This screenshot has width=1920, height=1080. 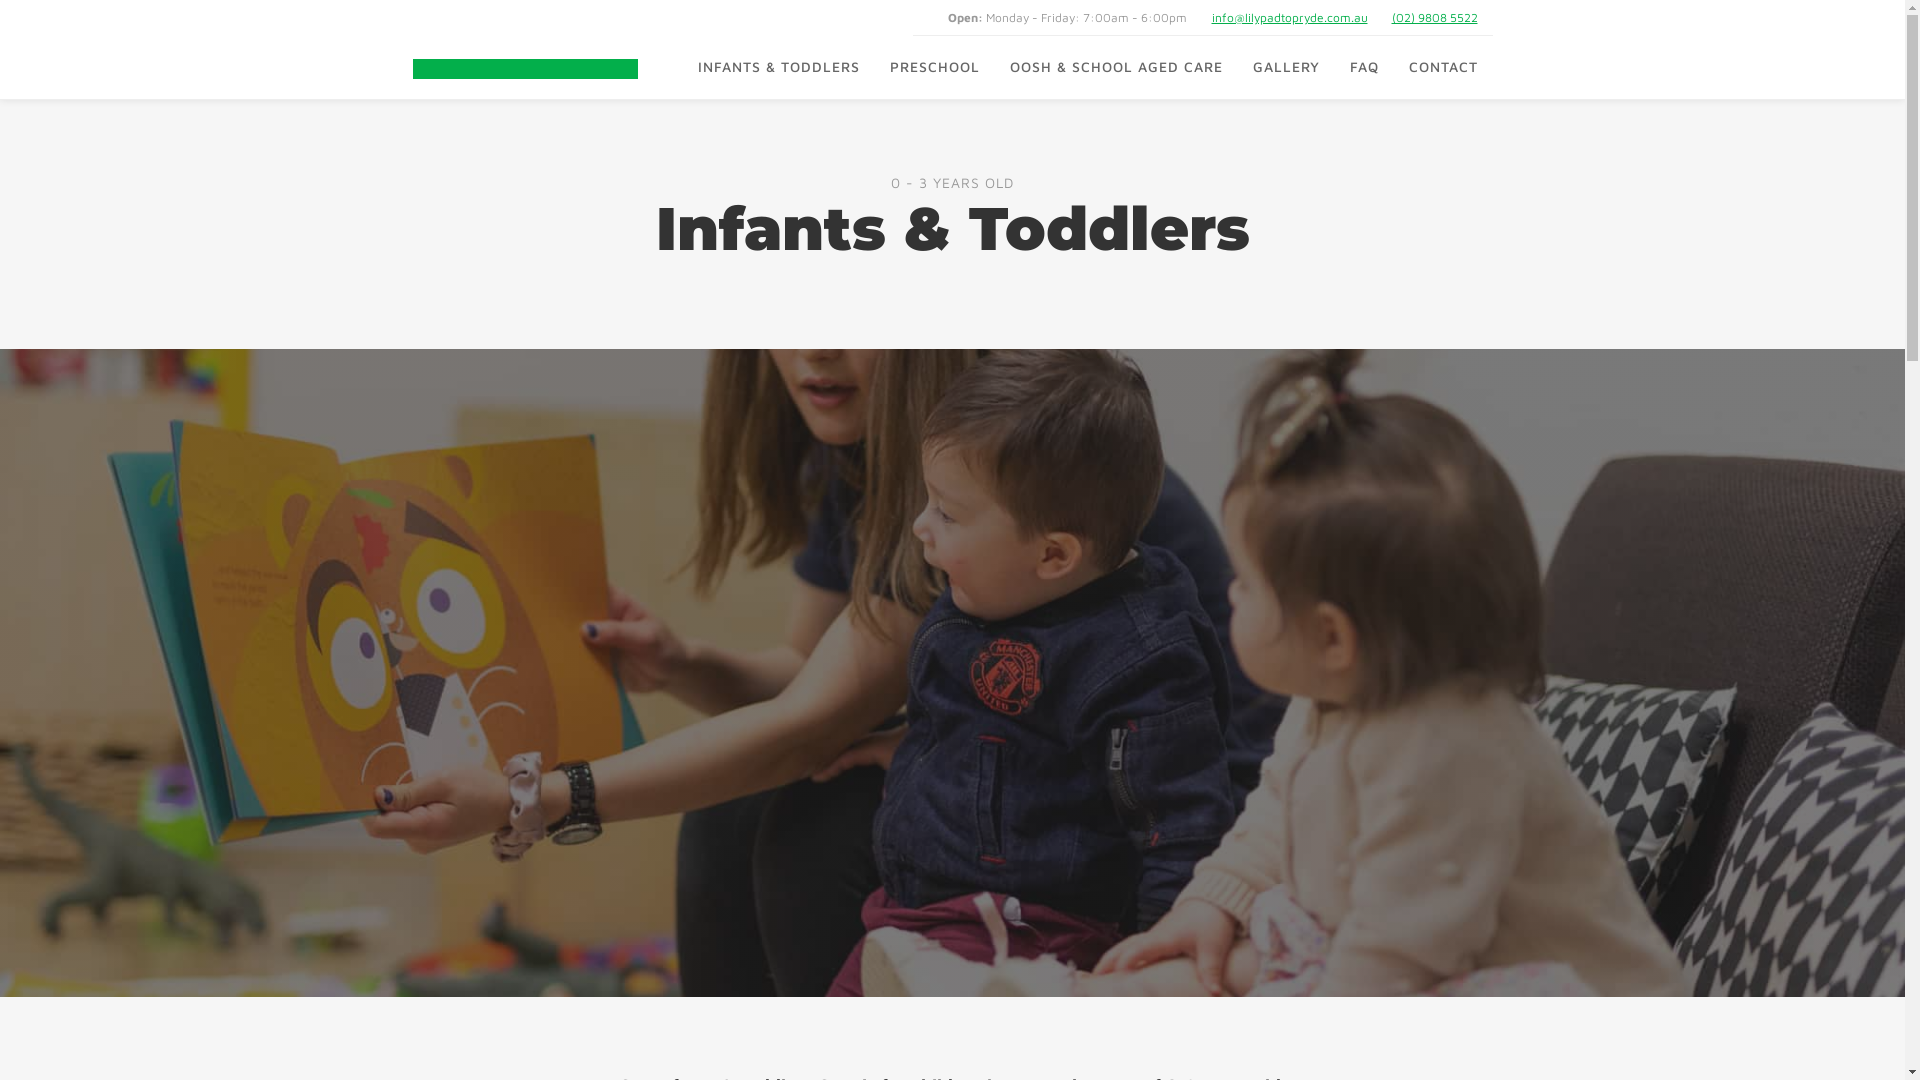 What do you see at coordinates (1362, 65) in the screenshot?
I see `'FAQ'` at bounding box center [1362, 65].